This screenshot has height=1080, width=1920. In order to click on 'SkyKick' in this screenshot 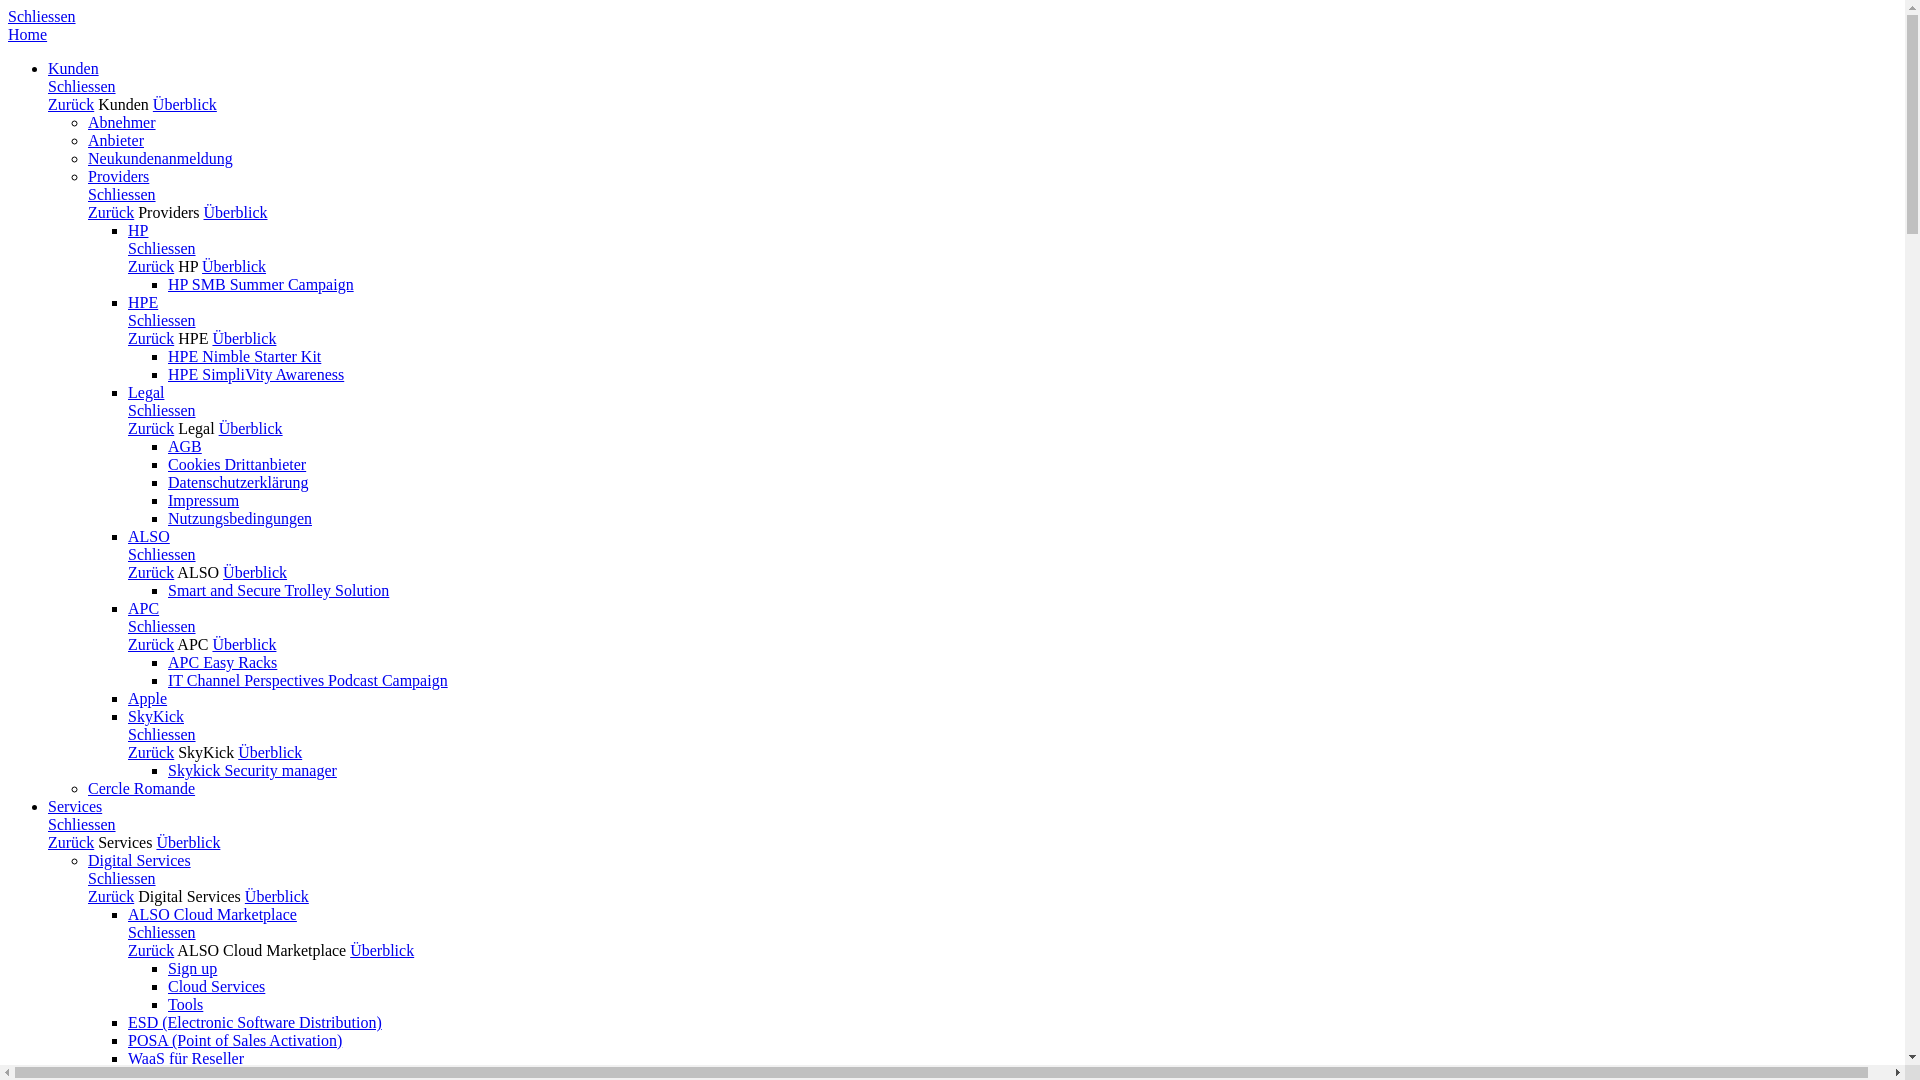, I will do `click(206, 752)`.